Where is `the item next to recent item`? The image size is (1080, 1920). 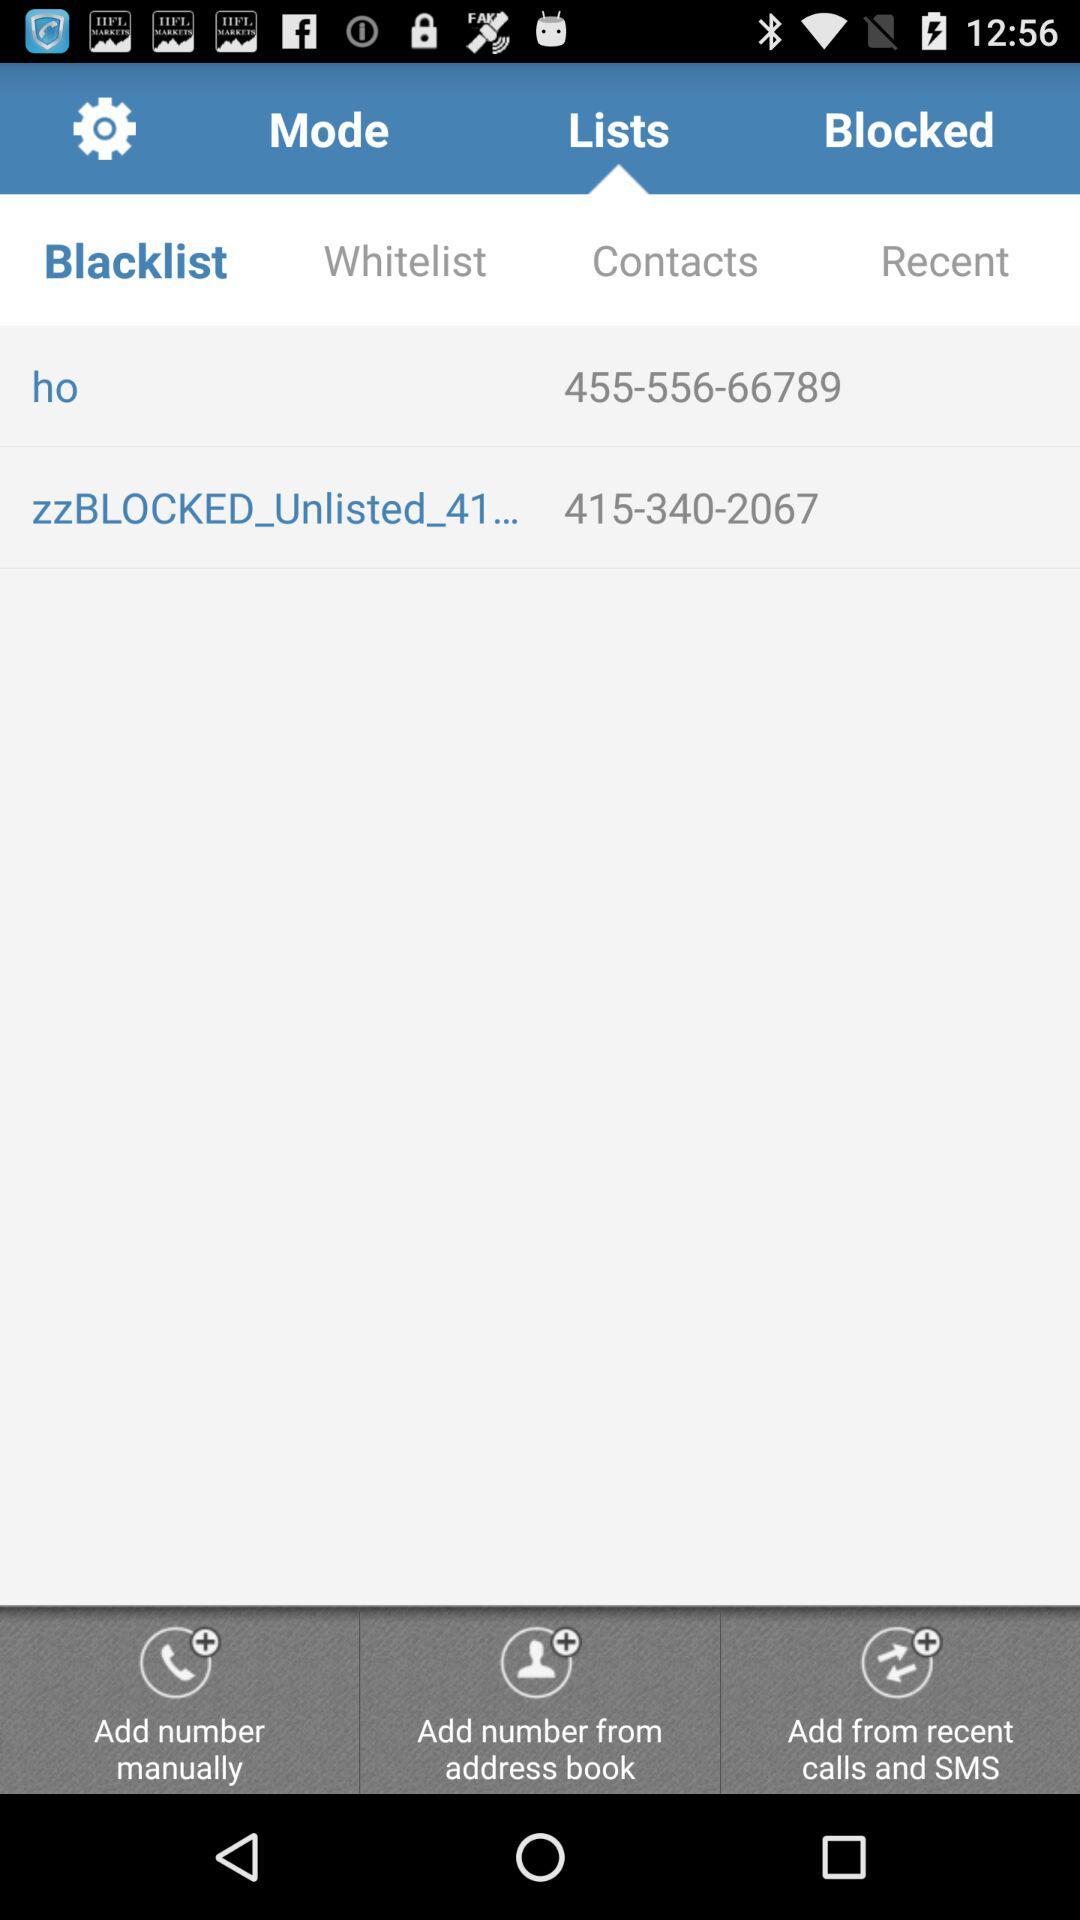
the item next to recent item is located at coordinates (675, 258).